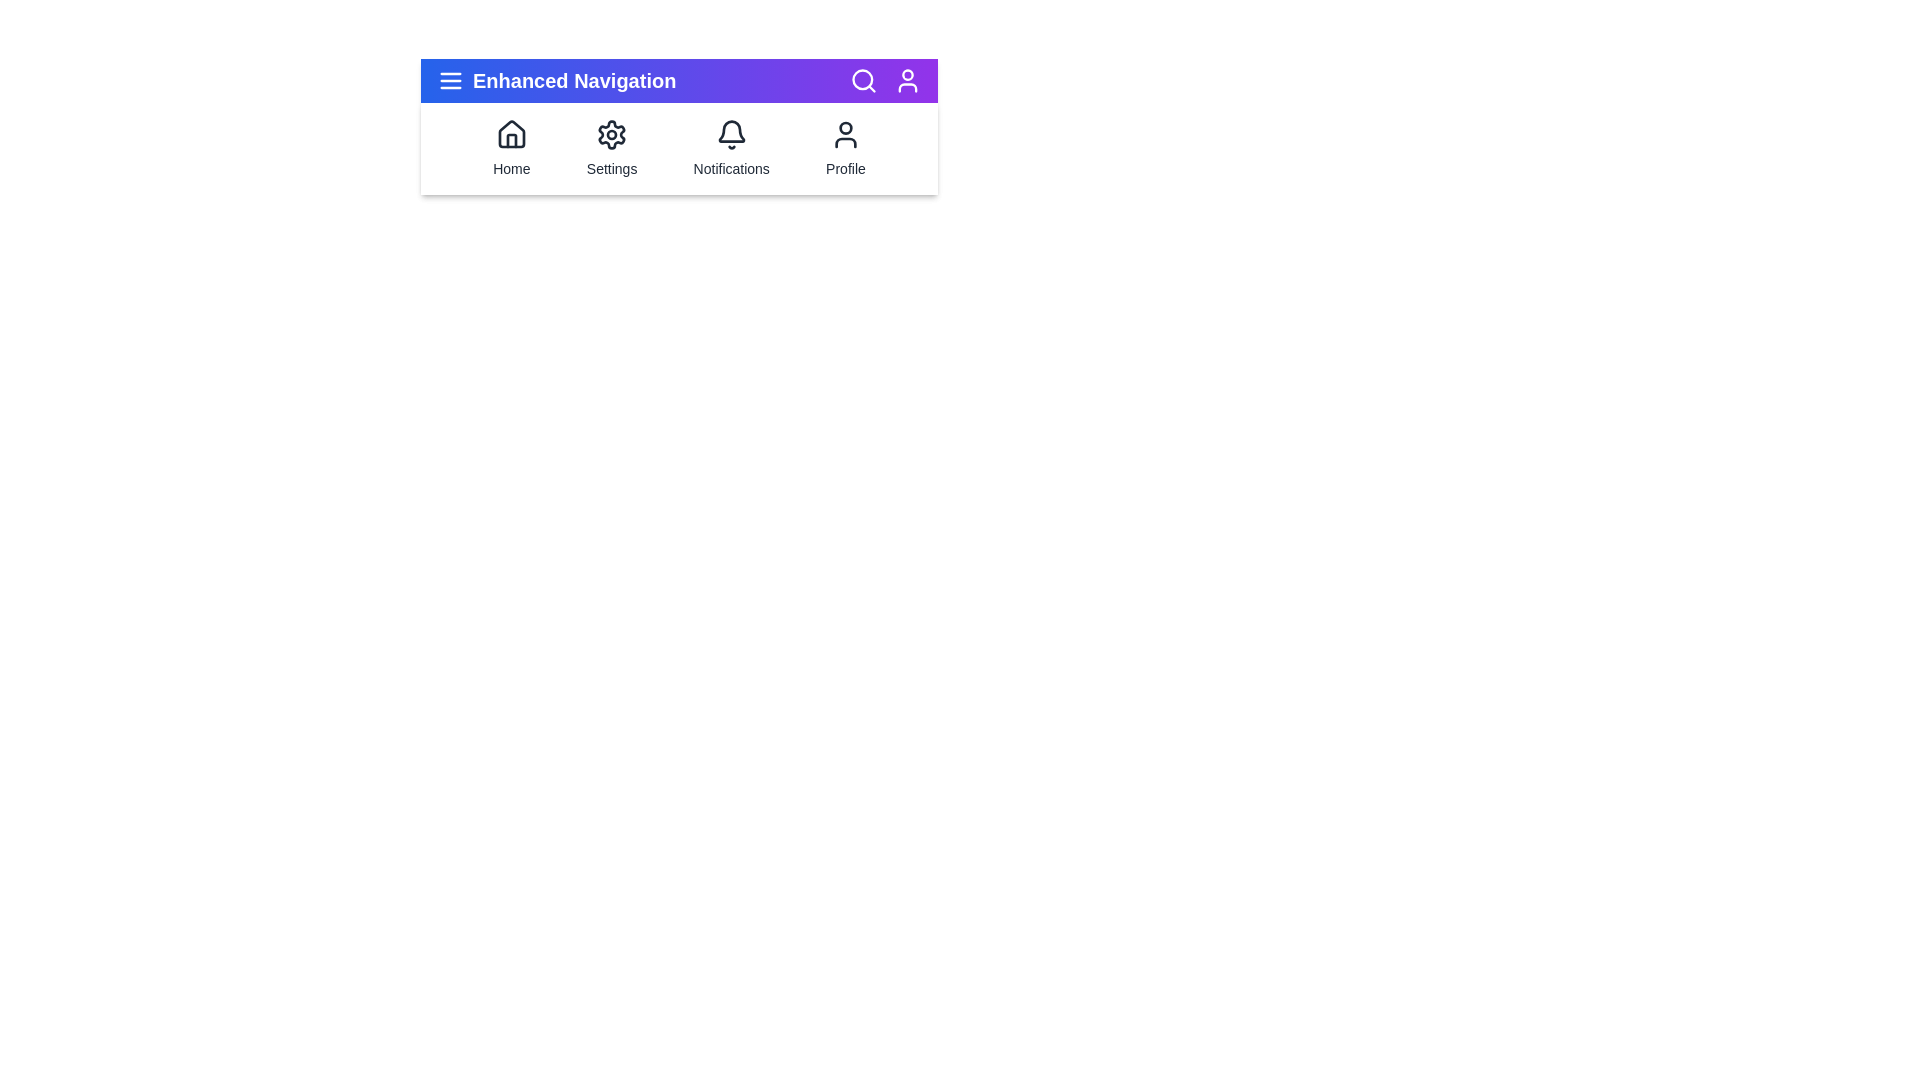 The height and width of the screenshot is (1080, 1920). Describe the element at coordinates (864, 80) in the screenshot. I see `the 'Search' icon to initiate a search action` at that location.